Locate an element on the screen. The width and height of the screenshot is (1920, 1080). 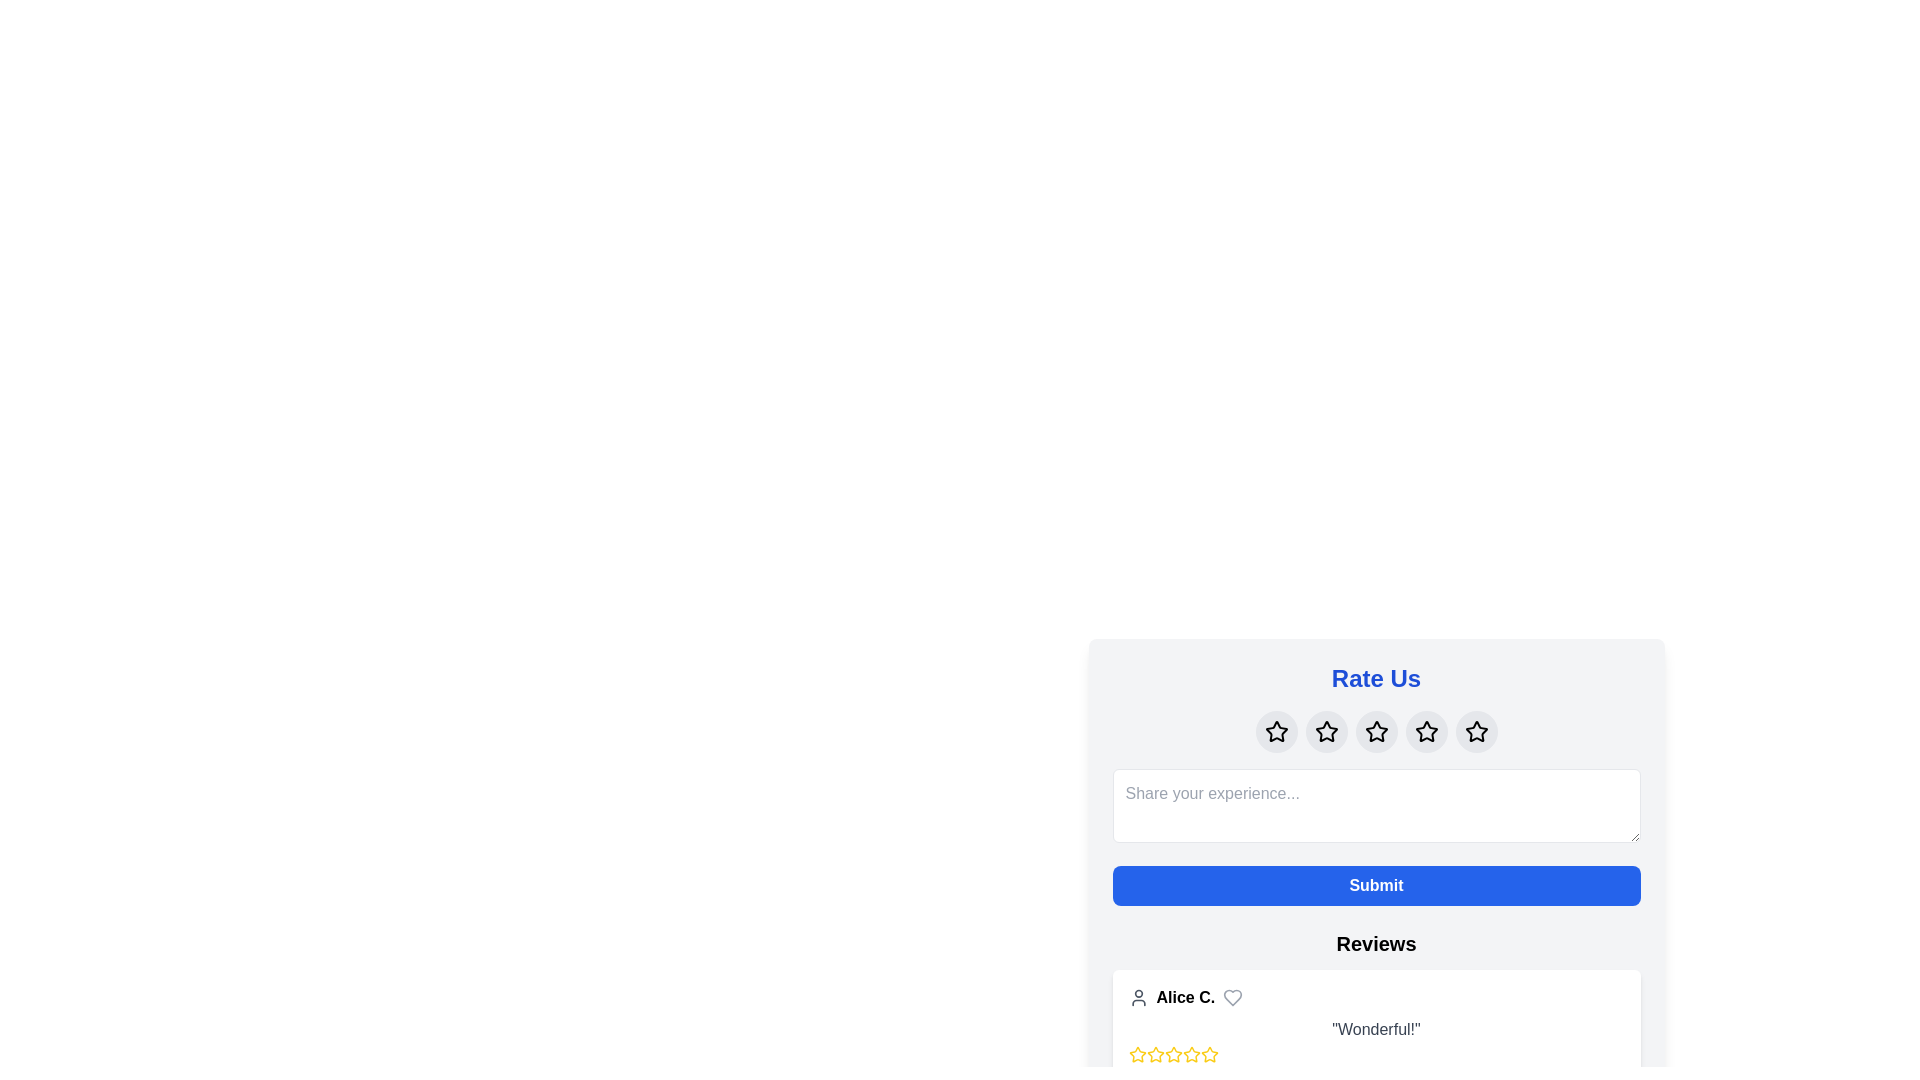
the first star icon is located at coordinates (1275, 732).